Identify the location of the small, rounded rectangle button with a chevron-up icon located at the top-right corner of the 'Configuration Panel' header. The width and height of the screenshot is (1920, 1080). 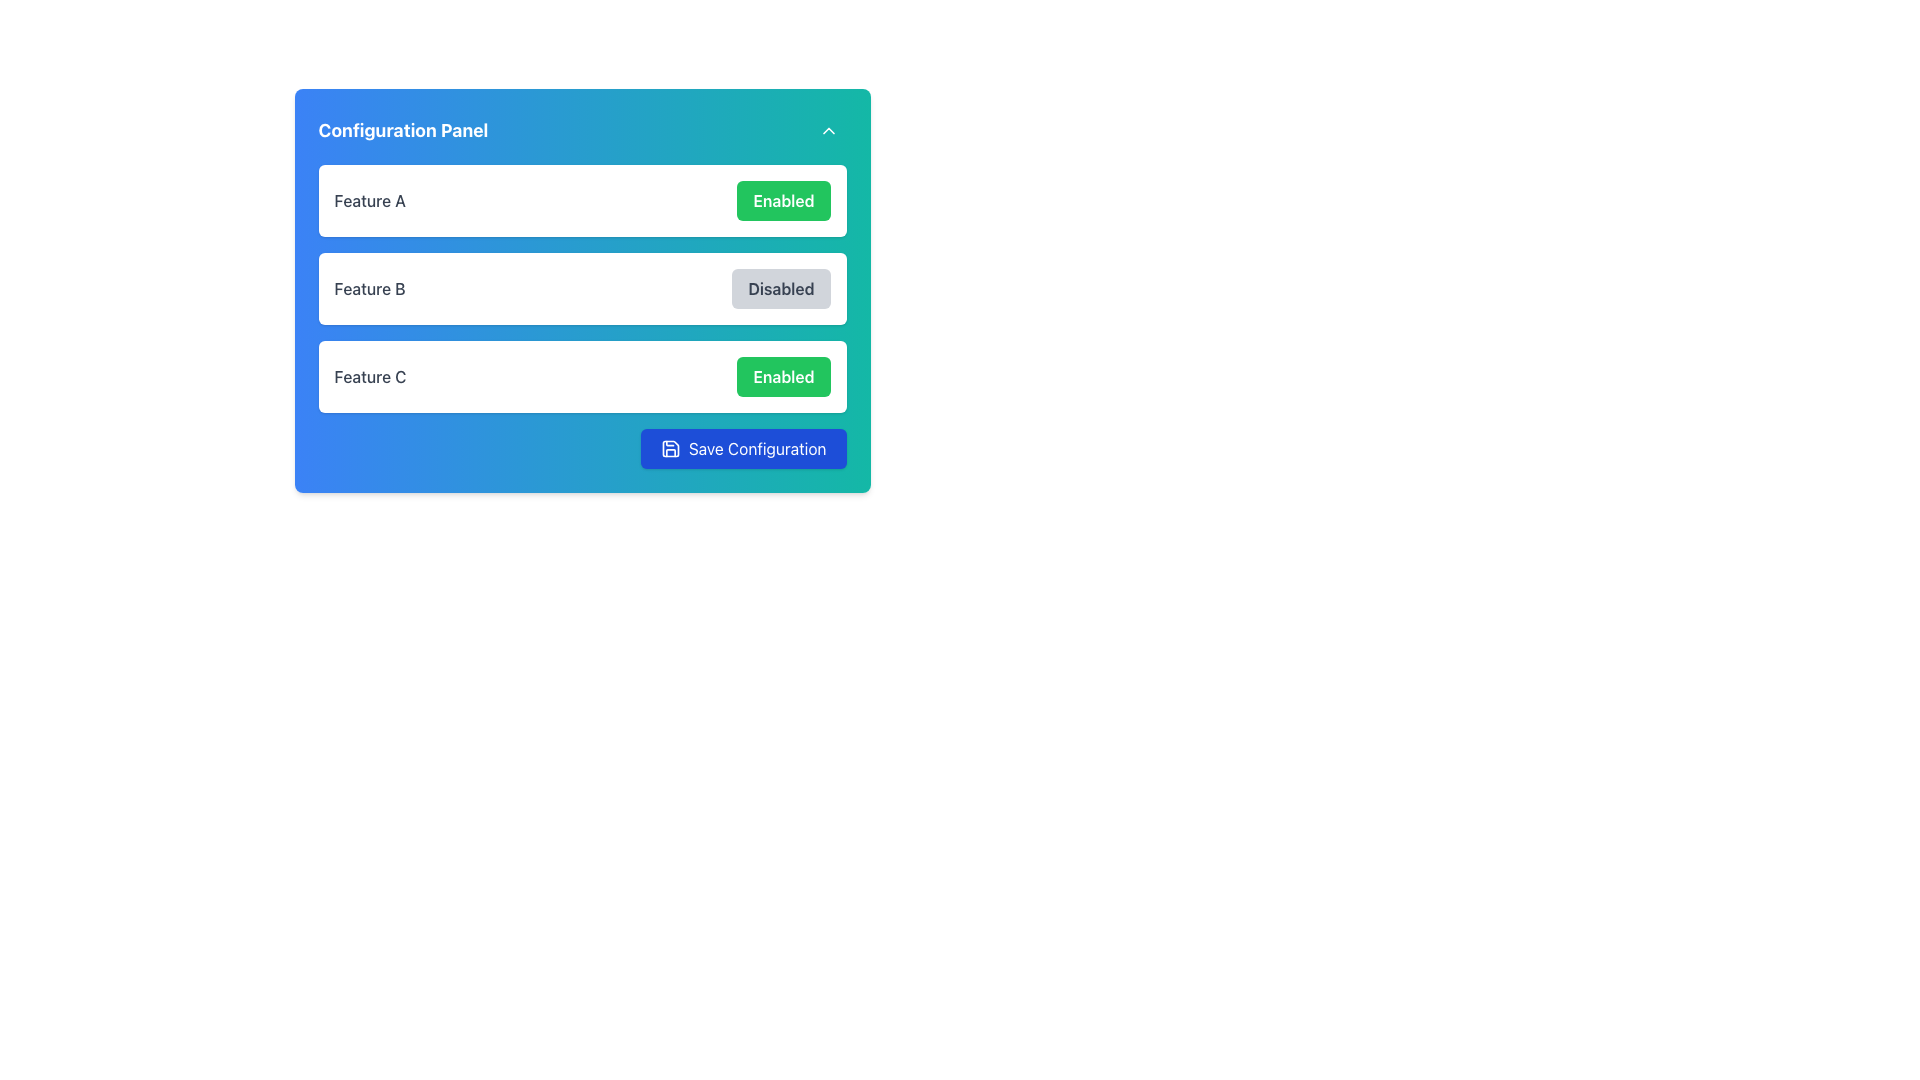
(828, 131).